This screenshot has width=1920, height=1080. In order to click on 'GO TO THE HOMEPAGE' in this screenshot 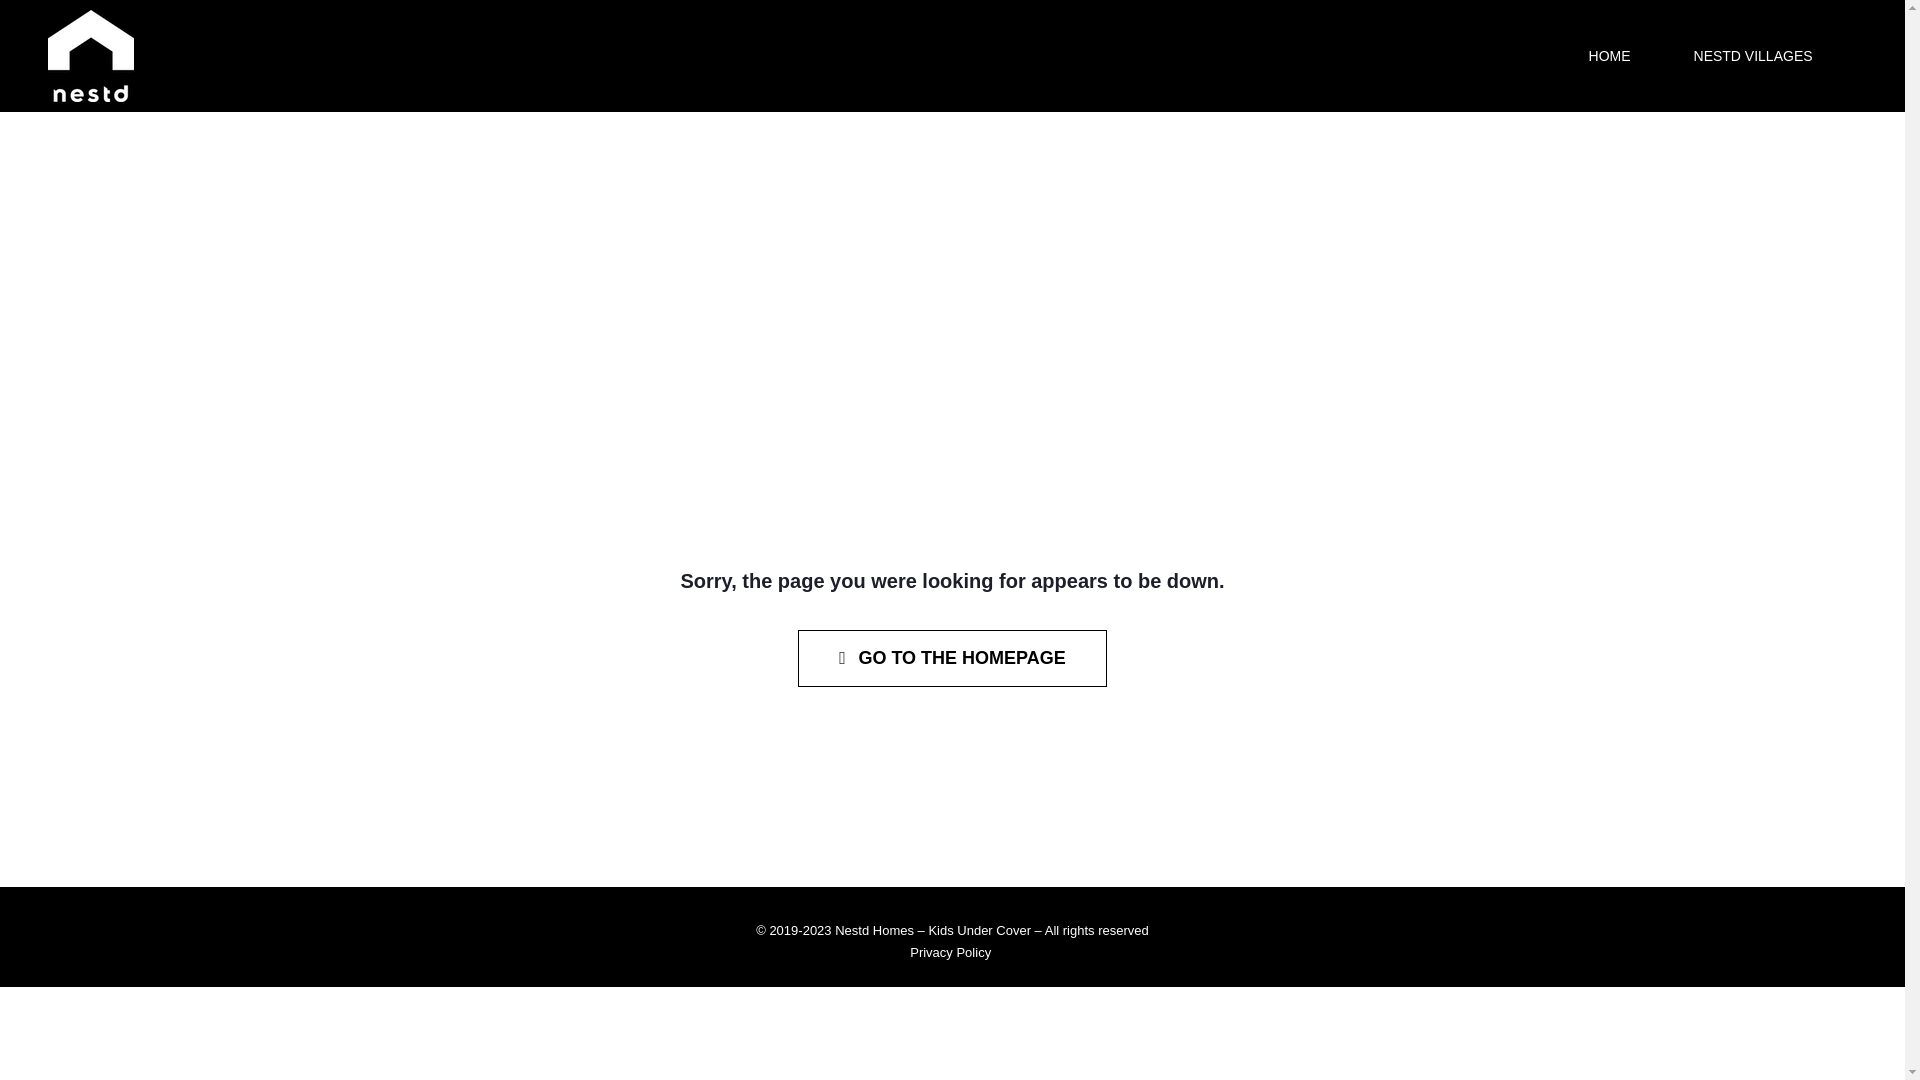, I will do `click(951, 658)`.